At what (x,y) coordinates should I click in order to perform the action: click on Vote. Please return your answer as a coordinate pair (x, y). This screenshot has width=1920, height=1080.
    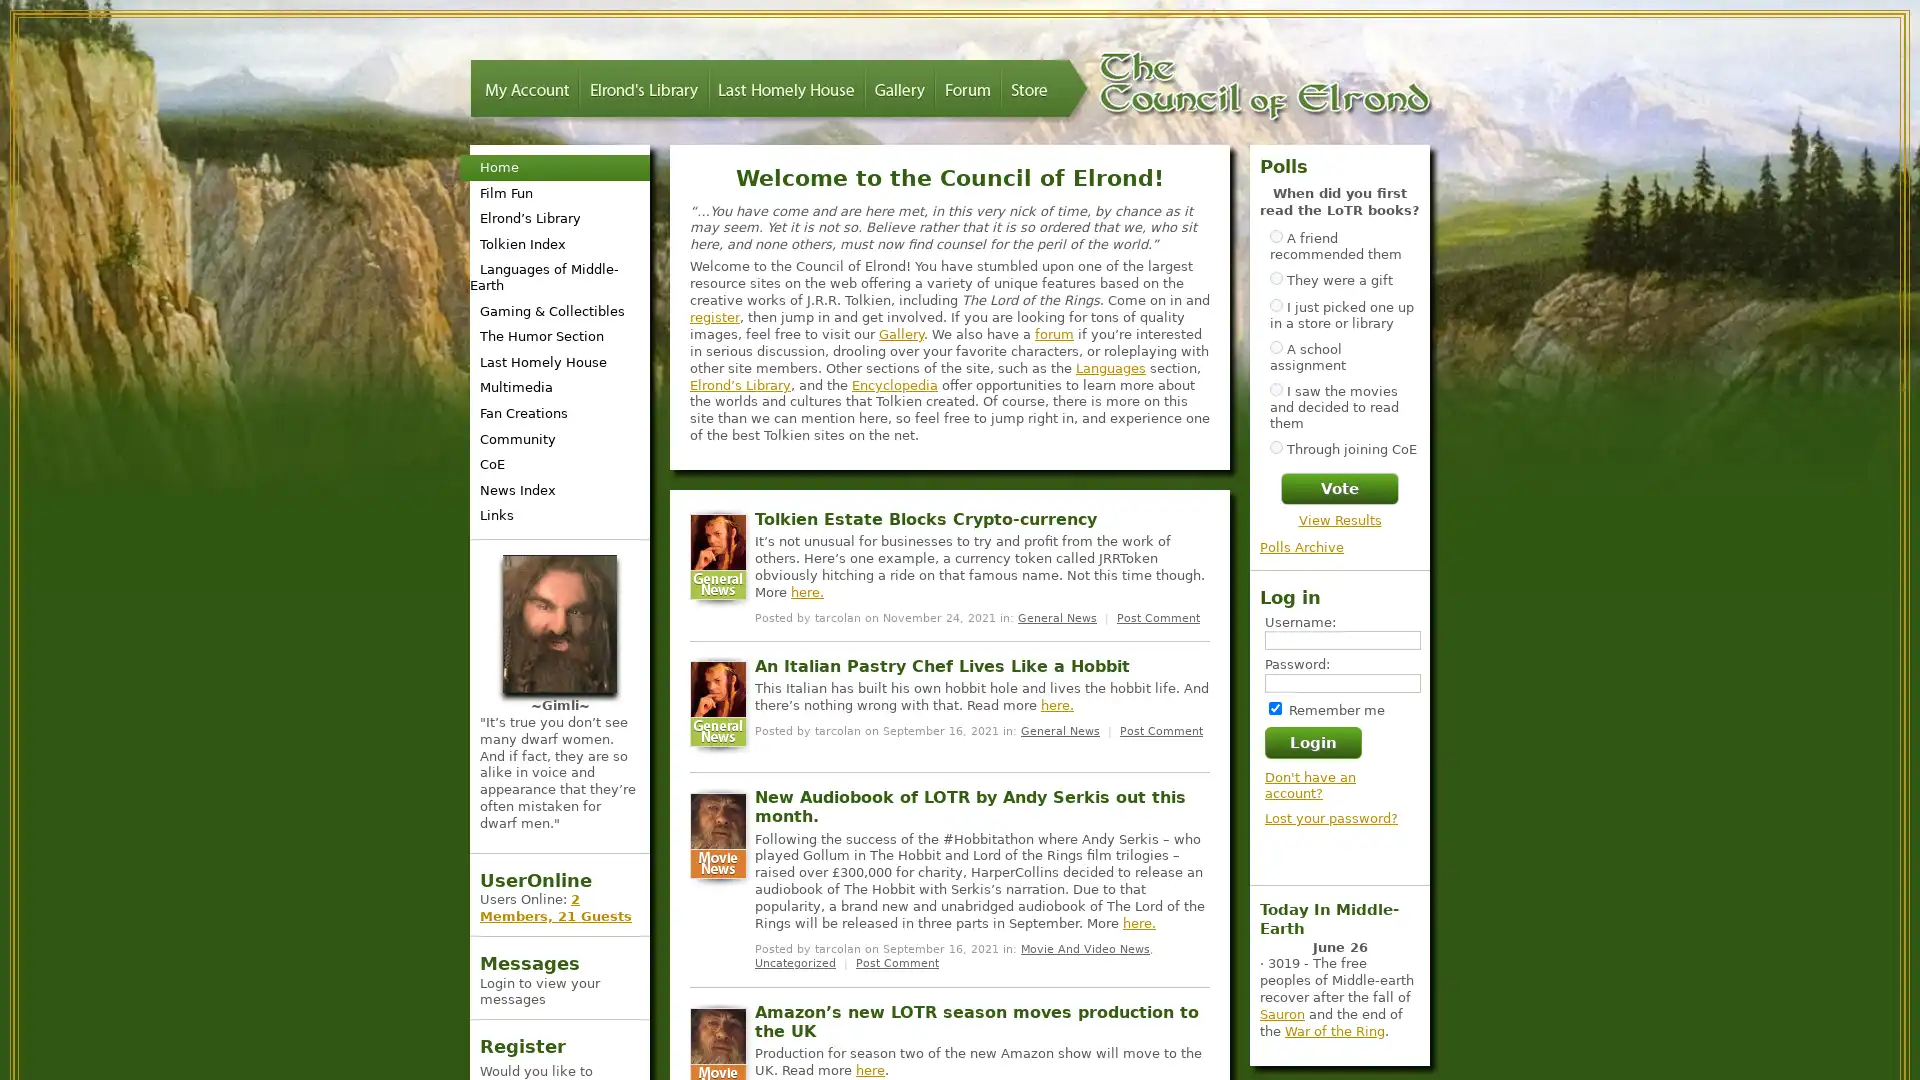
    Looking at the image, I should click on (1339, 488).